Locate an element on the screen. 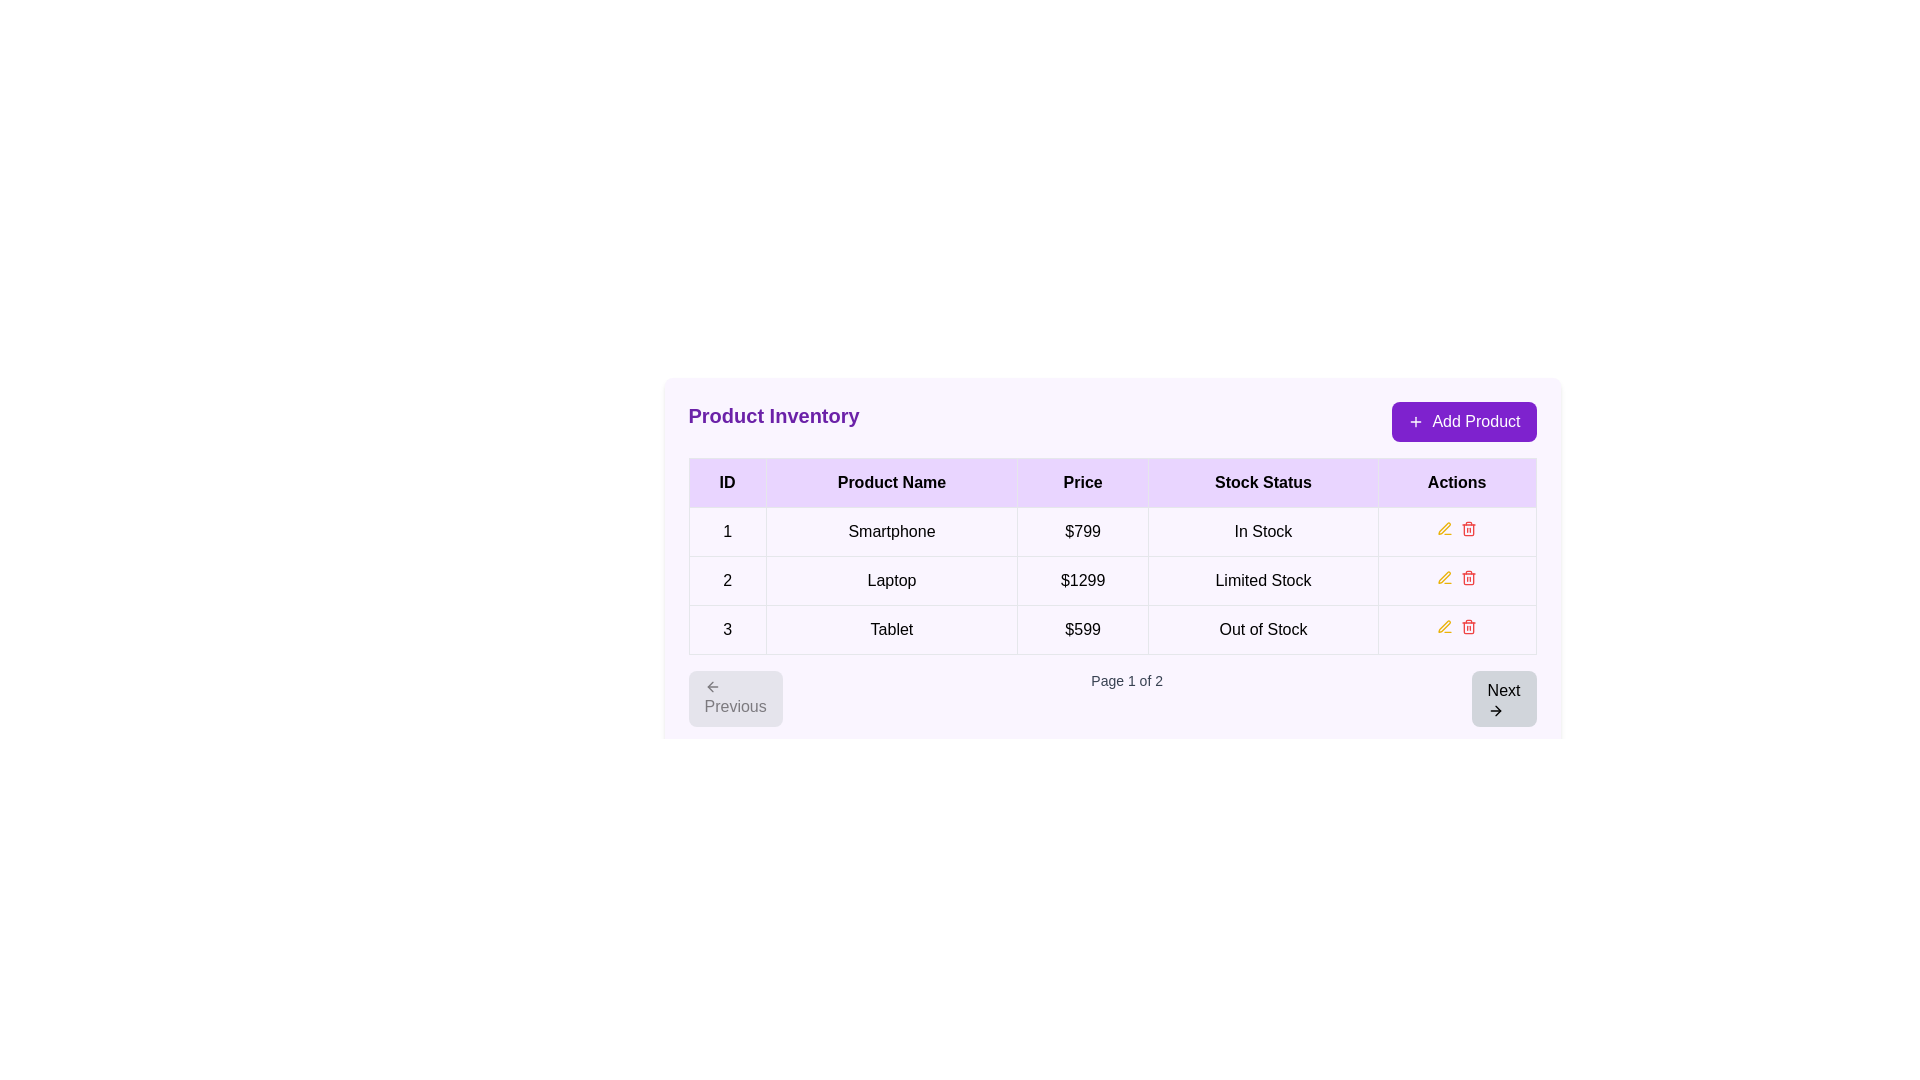  the 'Next' icon located at the bottom-right of the interface is located at coordinates (1497, 709).